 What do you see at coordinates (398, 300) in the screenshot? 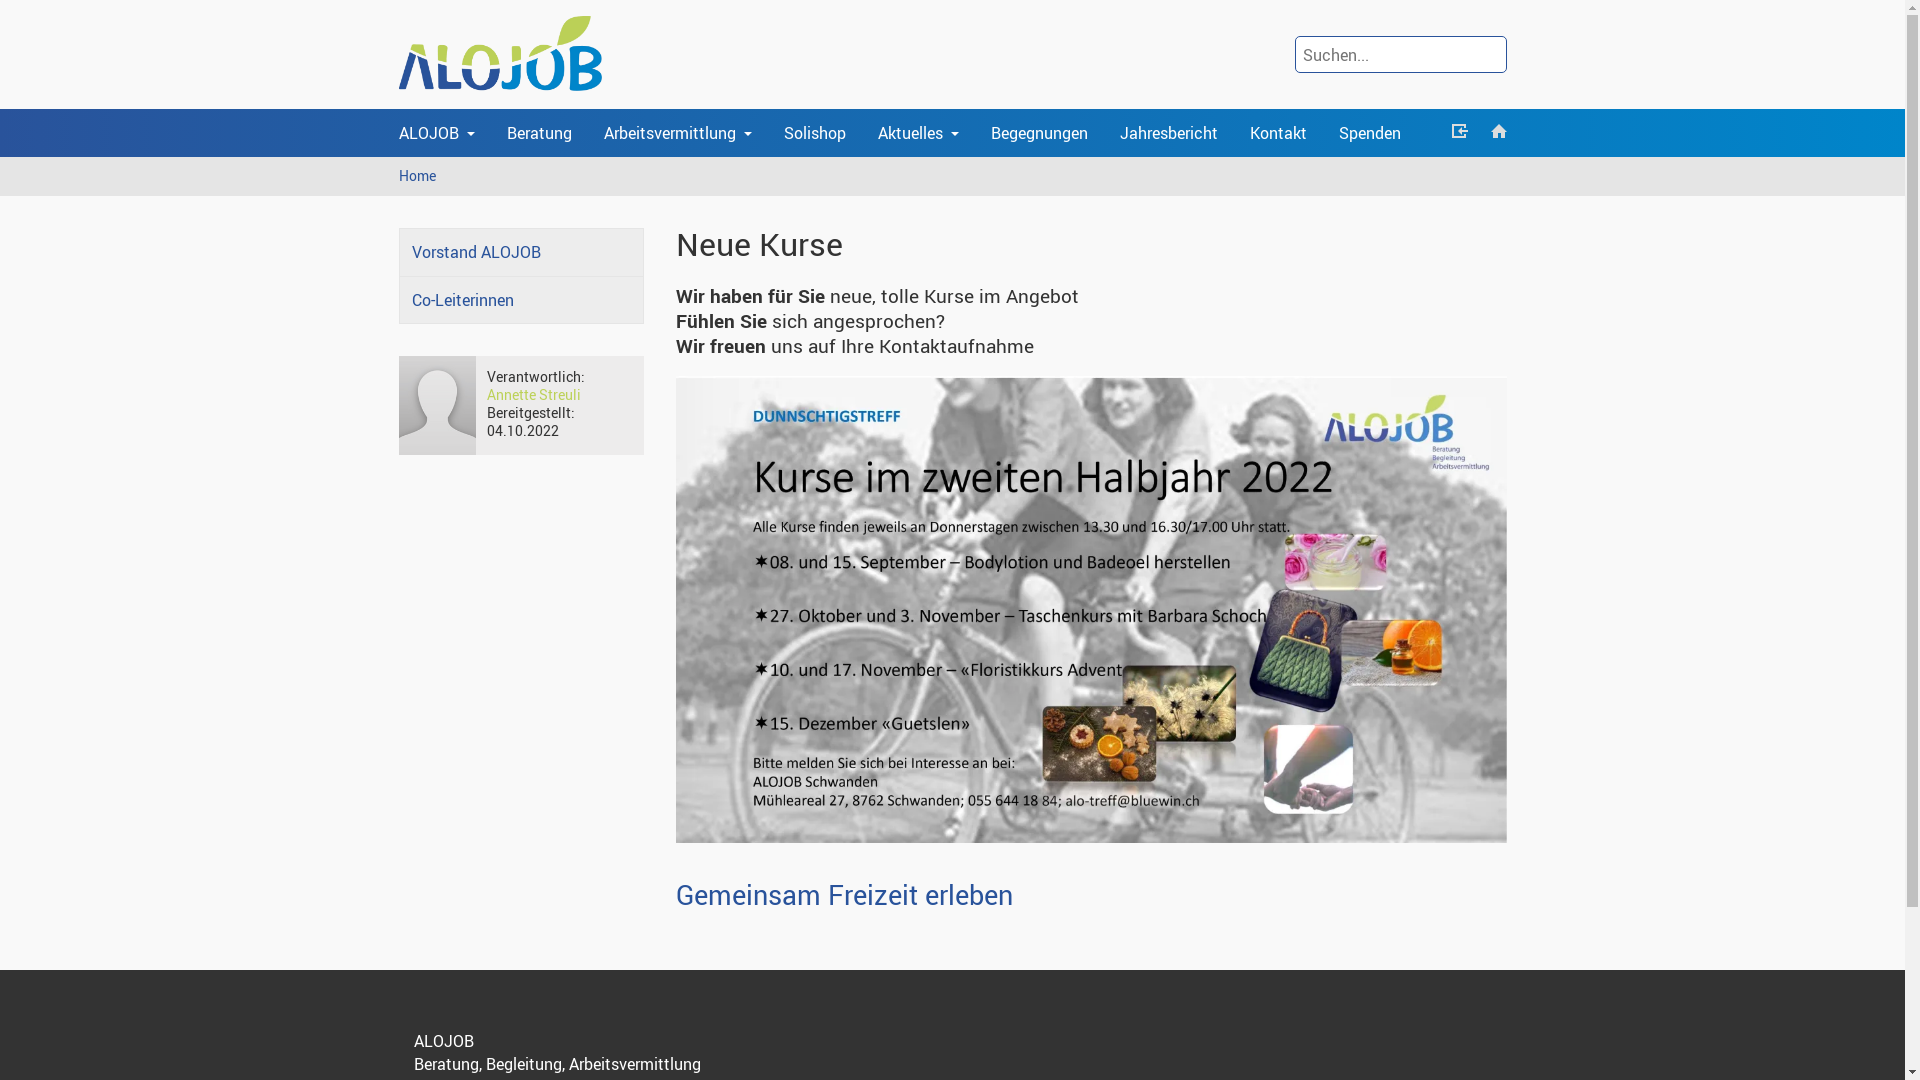
I see `'Co-Leiterinnen'` at bounding box center [398, 300].